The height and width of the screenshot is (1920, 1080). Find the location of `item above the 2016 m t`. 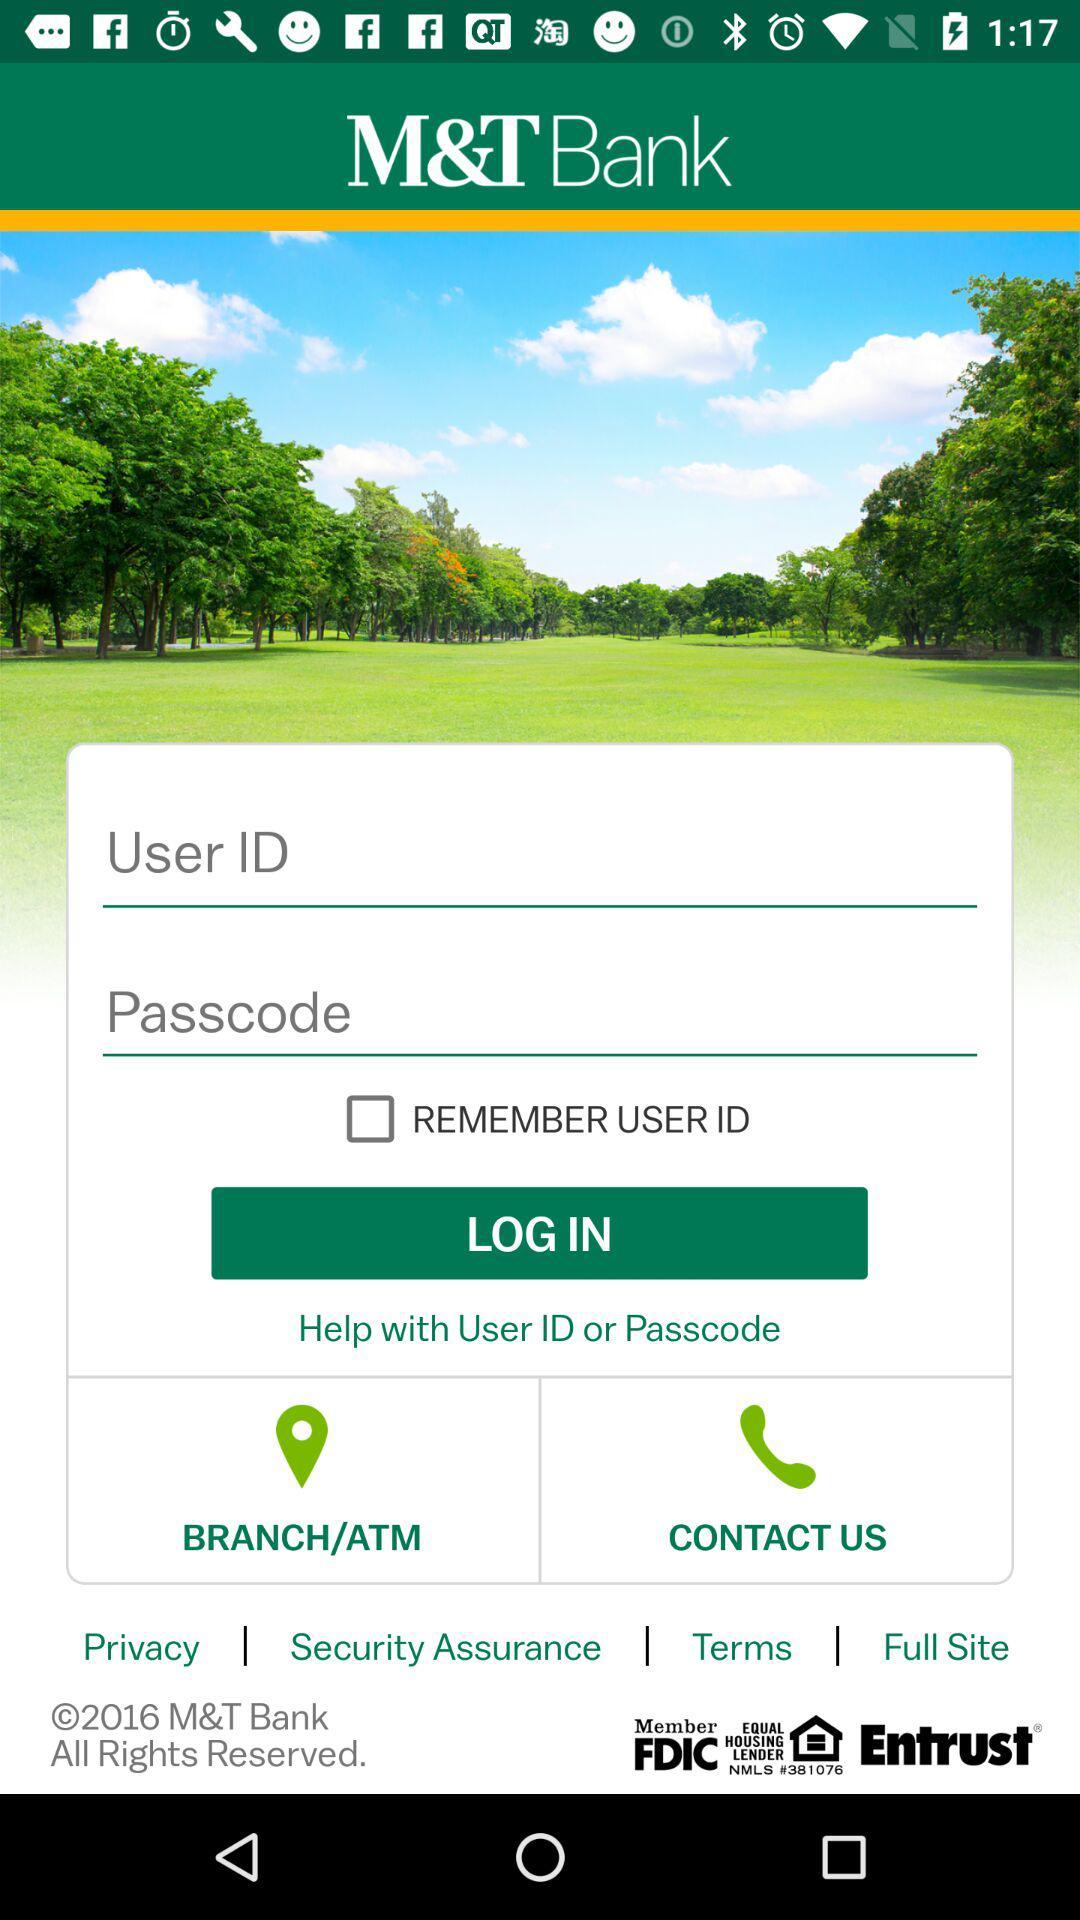

item above the 2016 m t is located at coordinates (140, 1646).